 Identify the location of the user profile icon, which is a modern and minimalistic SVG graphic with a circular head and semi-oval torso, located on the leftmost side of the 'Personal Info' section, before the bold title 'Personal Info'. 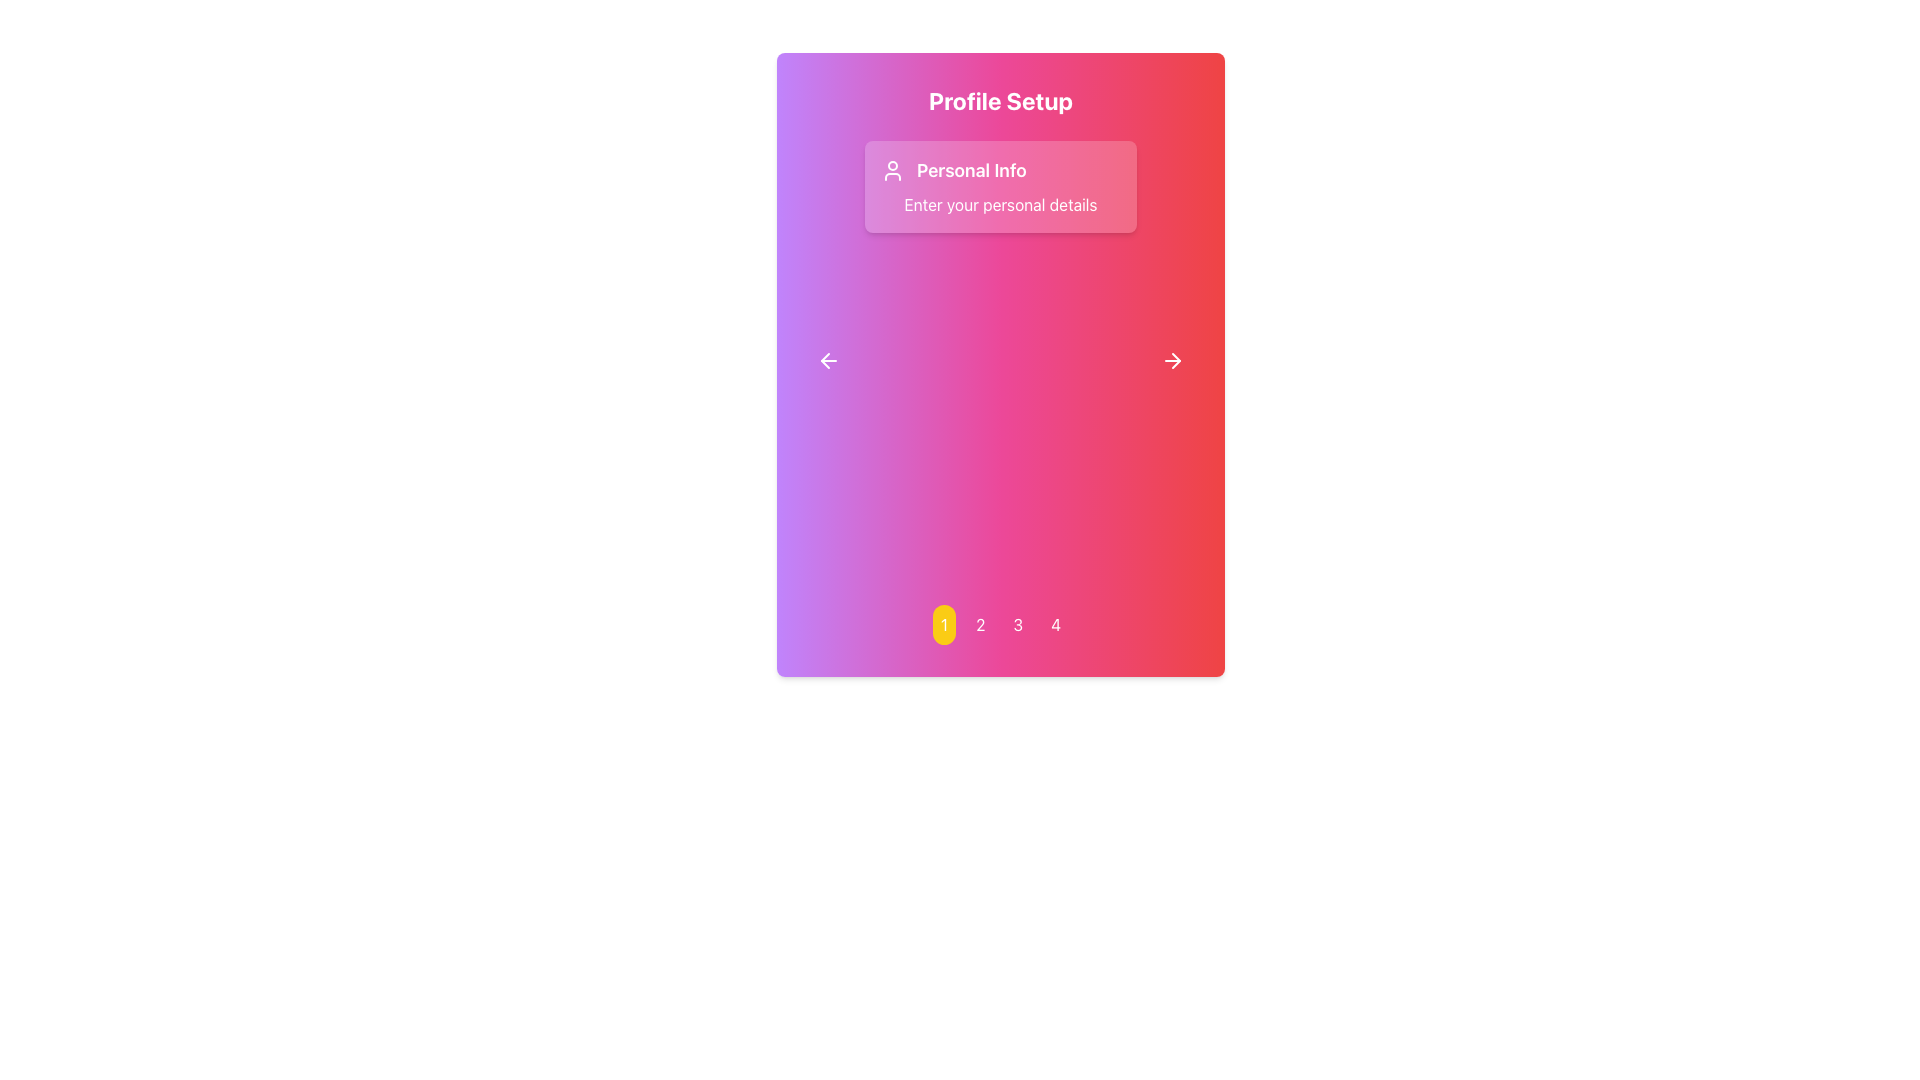
(891, 169).